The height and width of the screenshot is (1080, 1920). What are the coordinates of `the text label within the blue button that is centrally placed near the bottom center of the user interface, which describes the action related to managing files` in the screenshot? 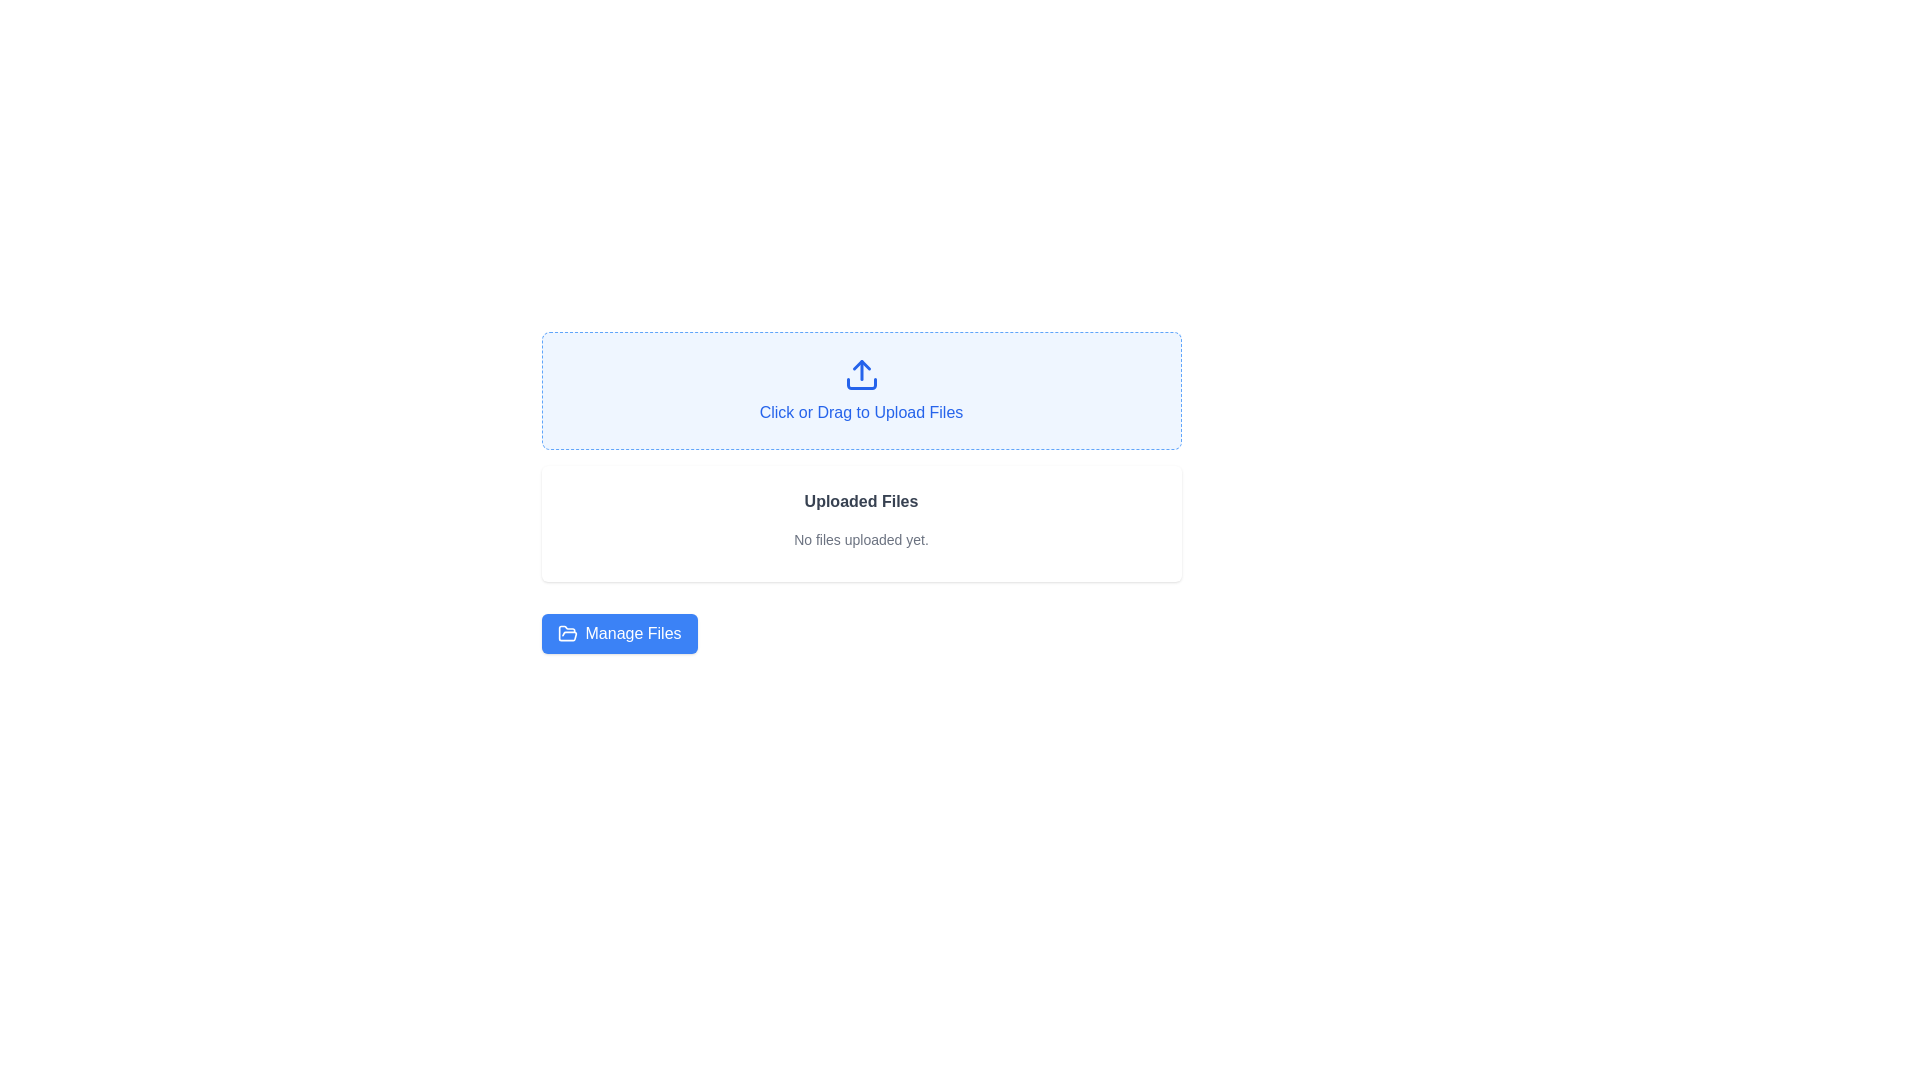 It's located at (632, 633).